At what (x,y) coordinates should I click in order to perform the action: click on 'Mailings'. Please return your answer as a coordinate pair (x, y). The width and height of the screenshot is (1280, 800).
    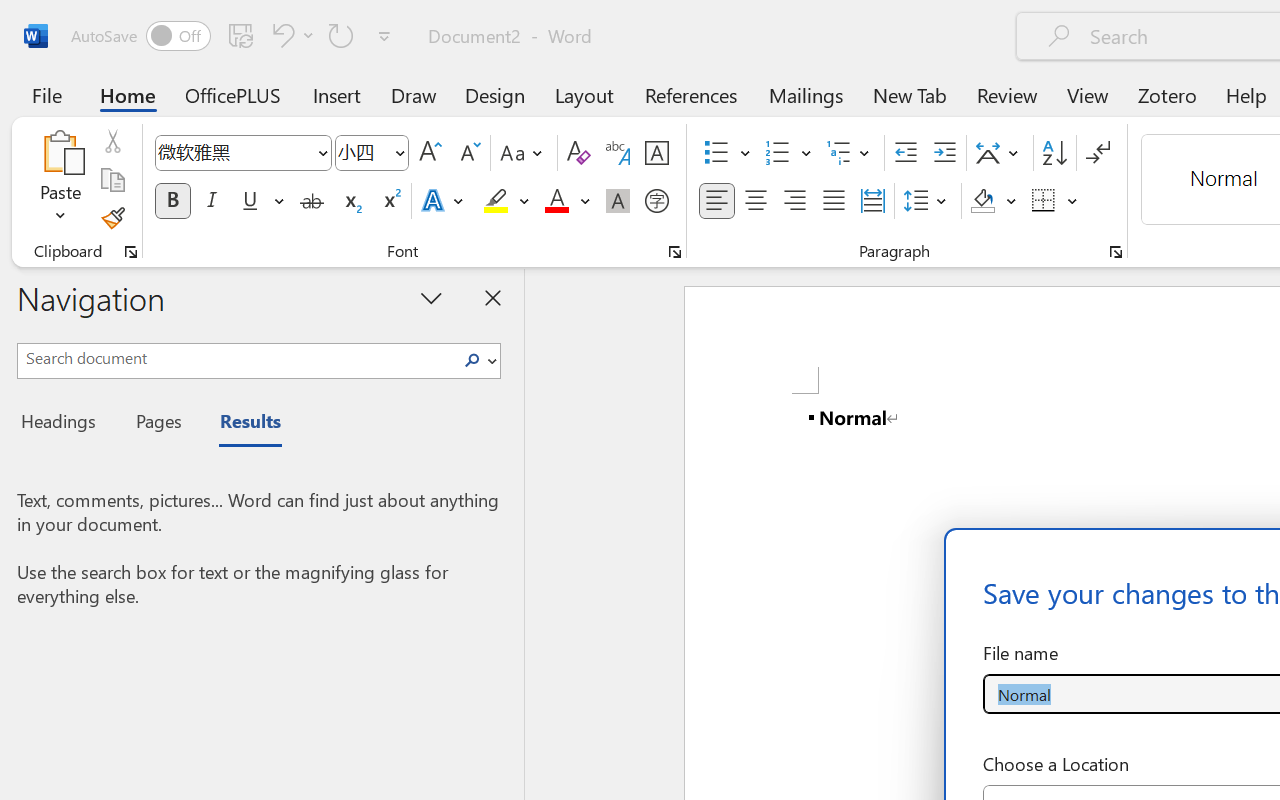
    Looking at the image, I should click on (806, 94).